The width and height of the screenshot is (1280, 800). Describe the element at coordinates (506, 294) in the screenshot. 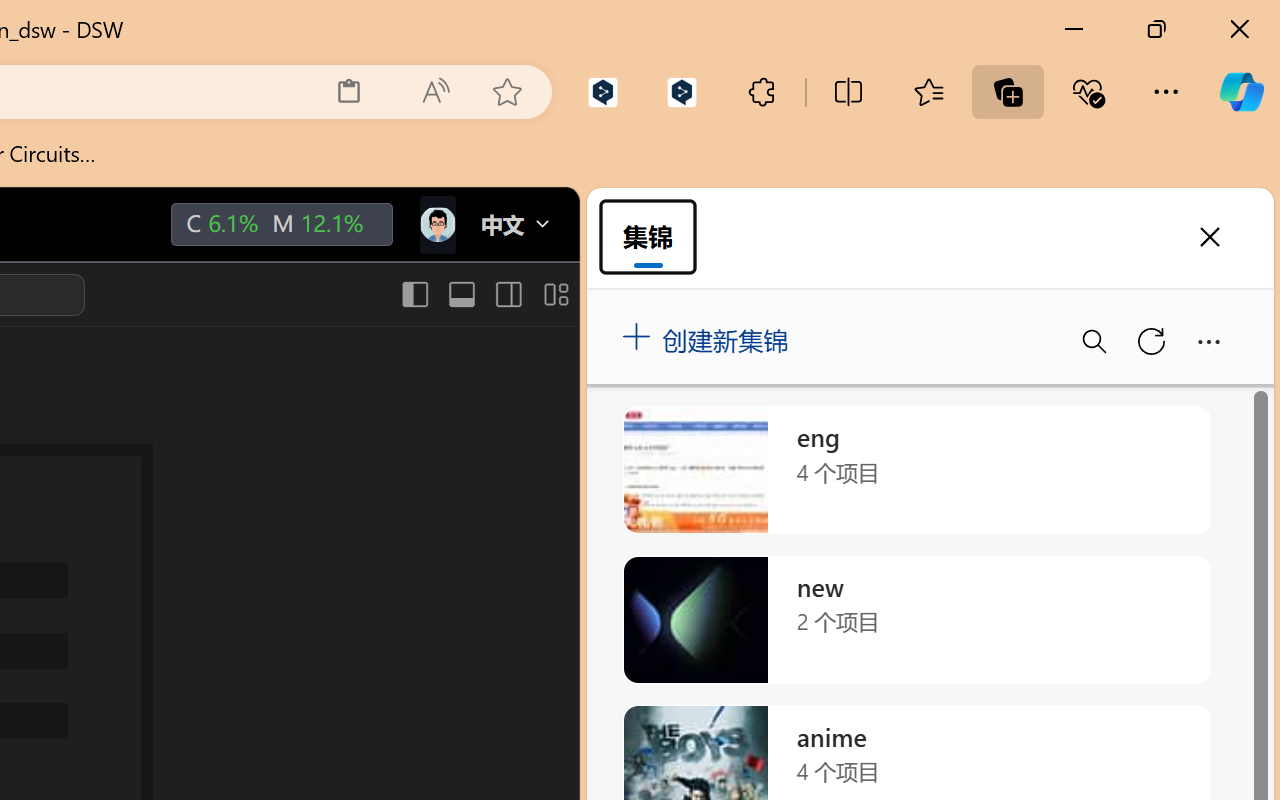

I see `'Toggle Secondary Side Bar (Ctrl+Alt+B)'` at that location.